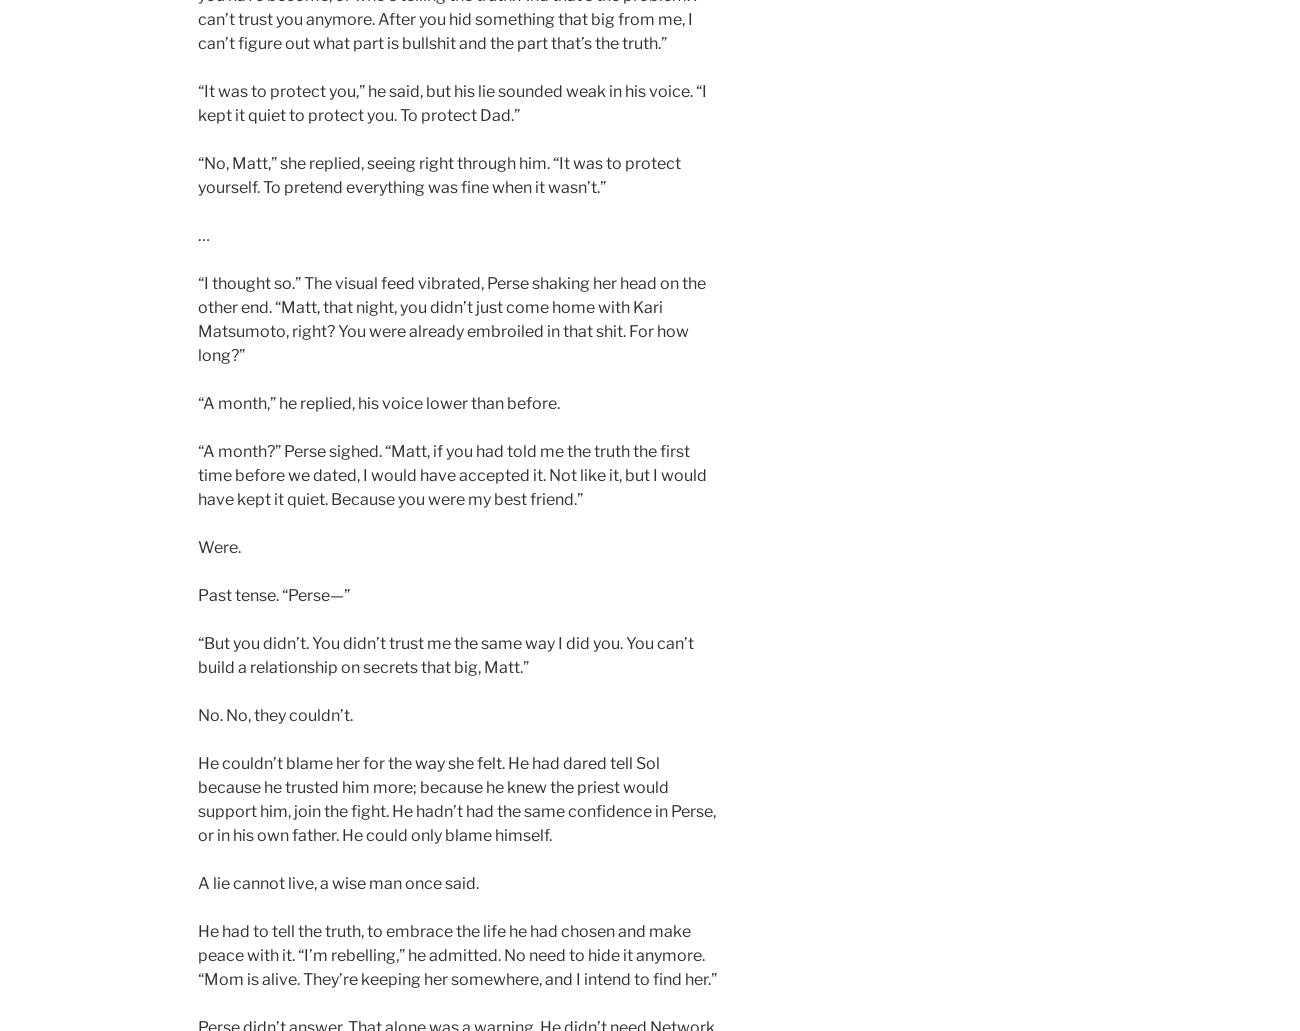  I want to click on '“A month,” he replied, his voice lower than before.', so click(197, 402).